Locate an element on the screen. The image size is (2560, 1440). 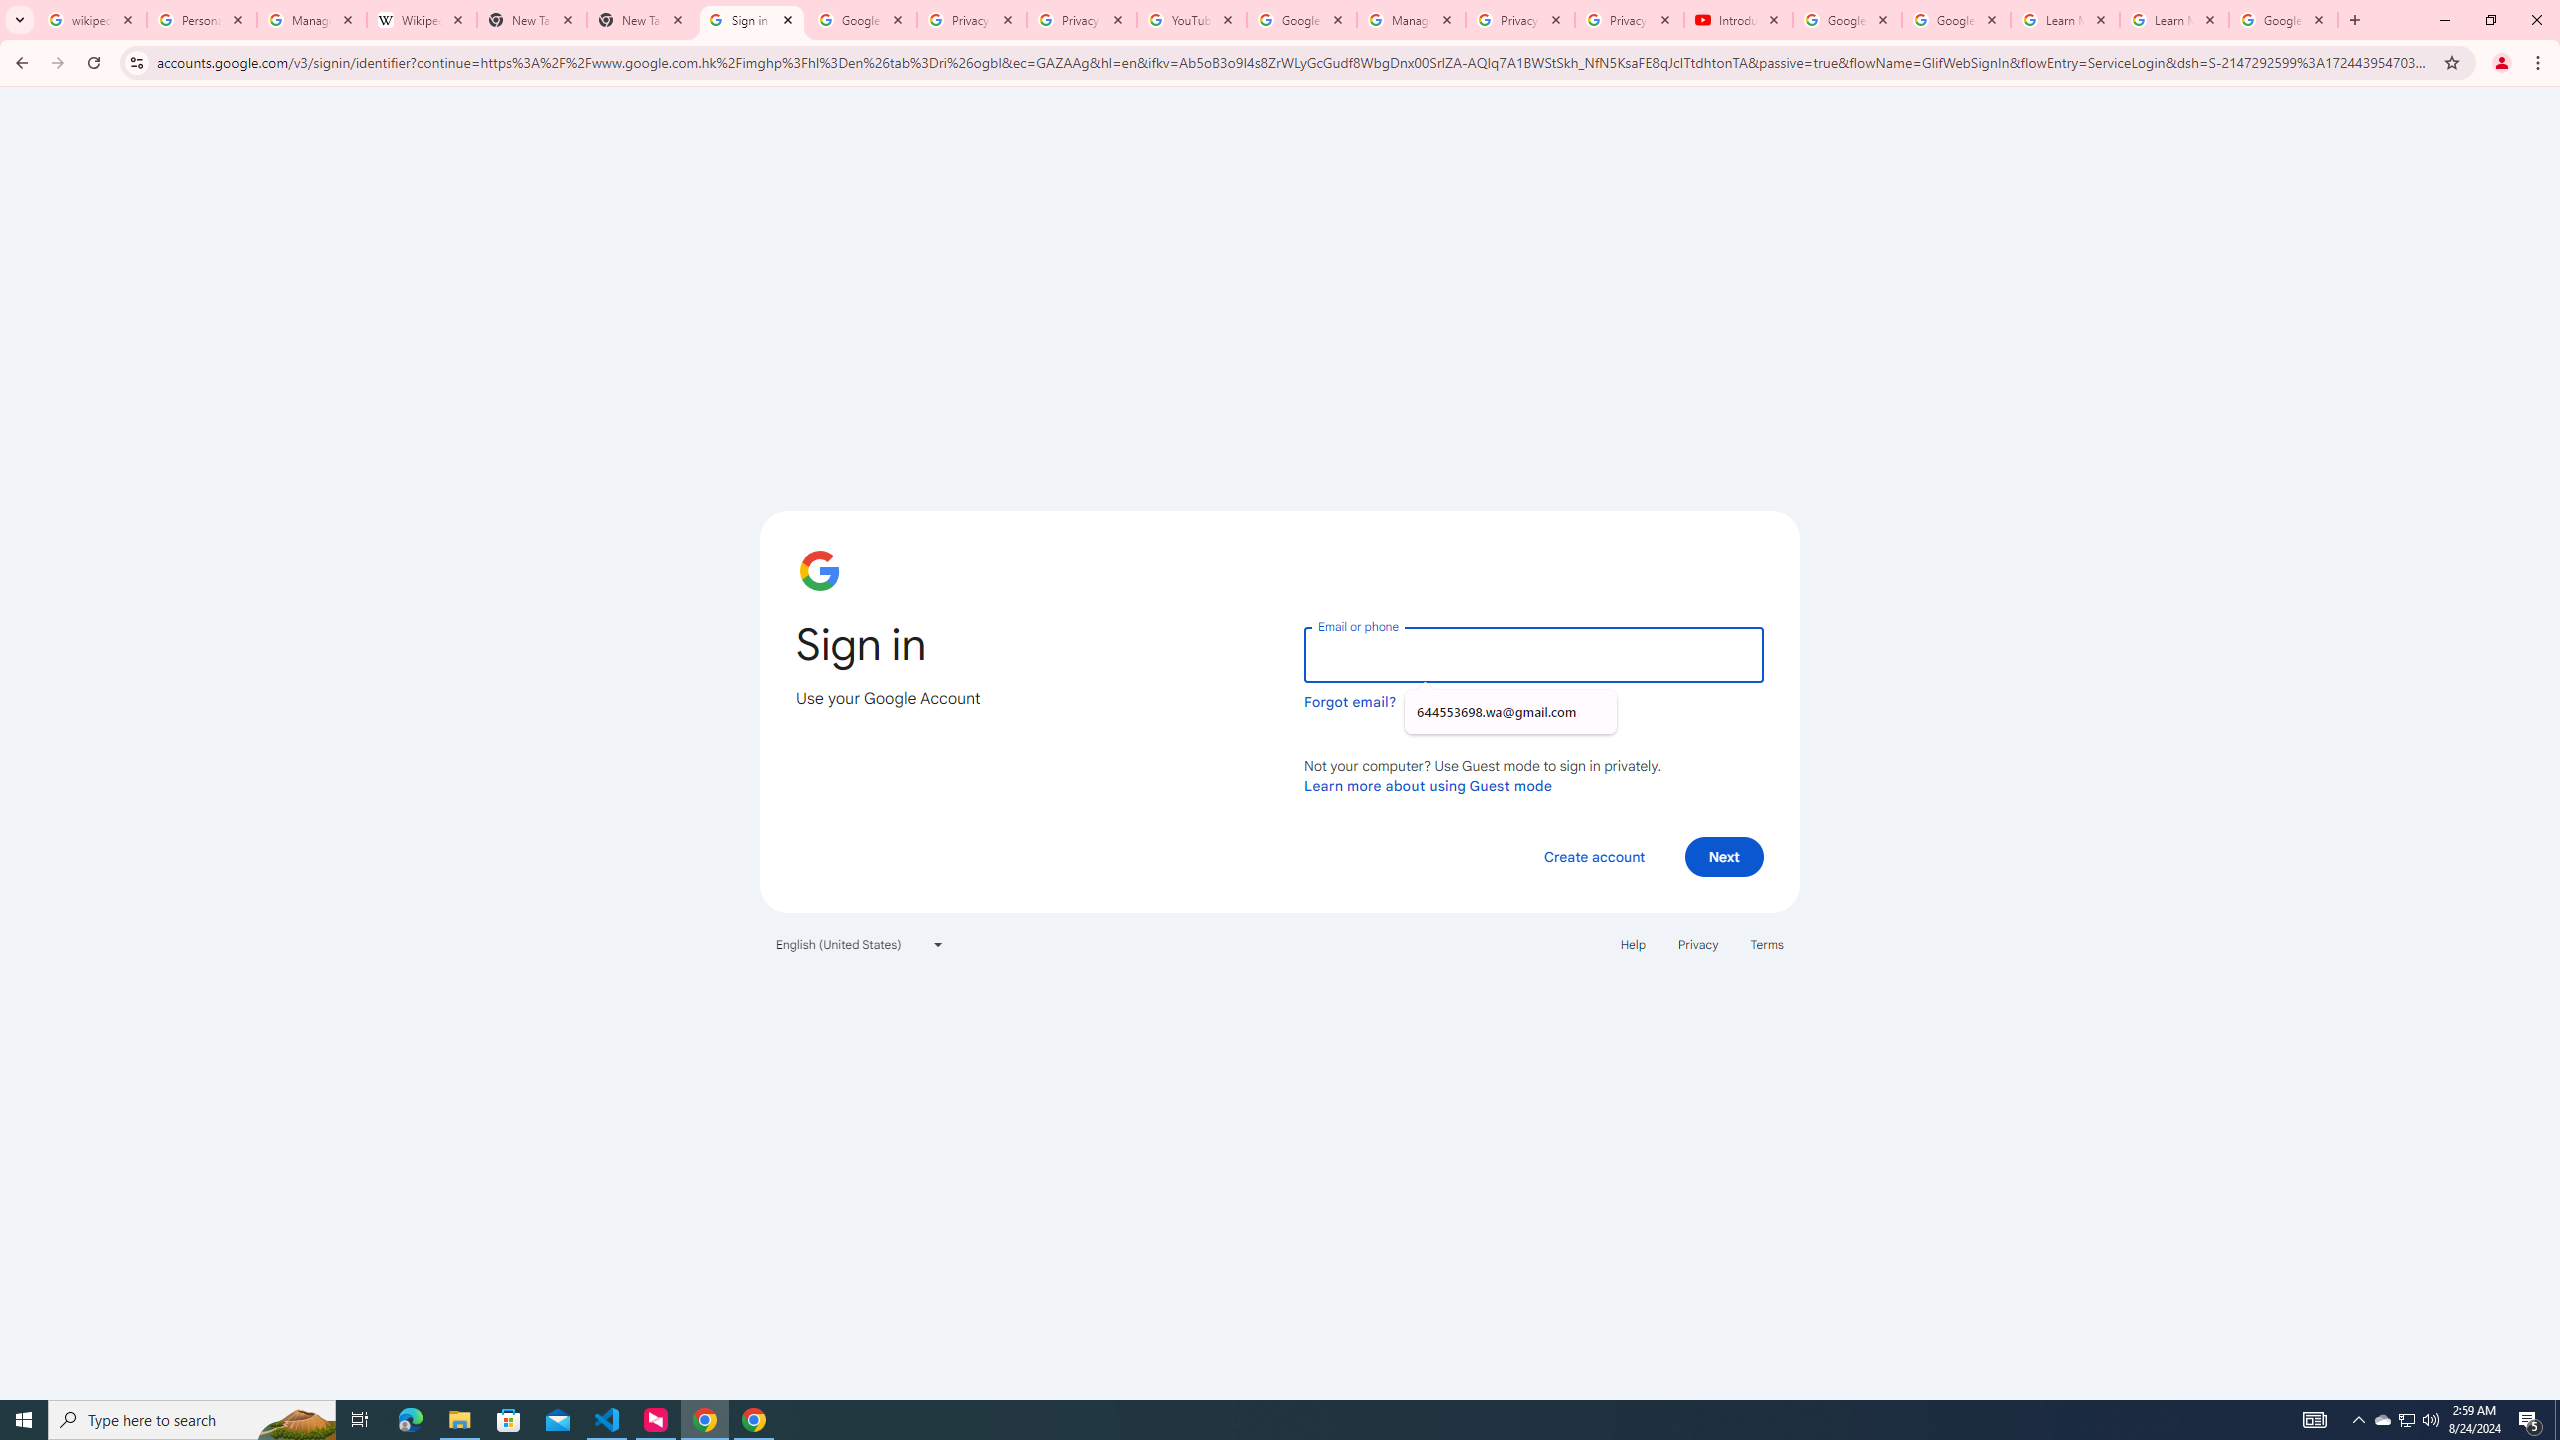
'Email or phone' is located at coordinates (1532, 654).